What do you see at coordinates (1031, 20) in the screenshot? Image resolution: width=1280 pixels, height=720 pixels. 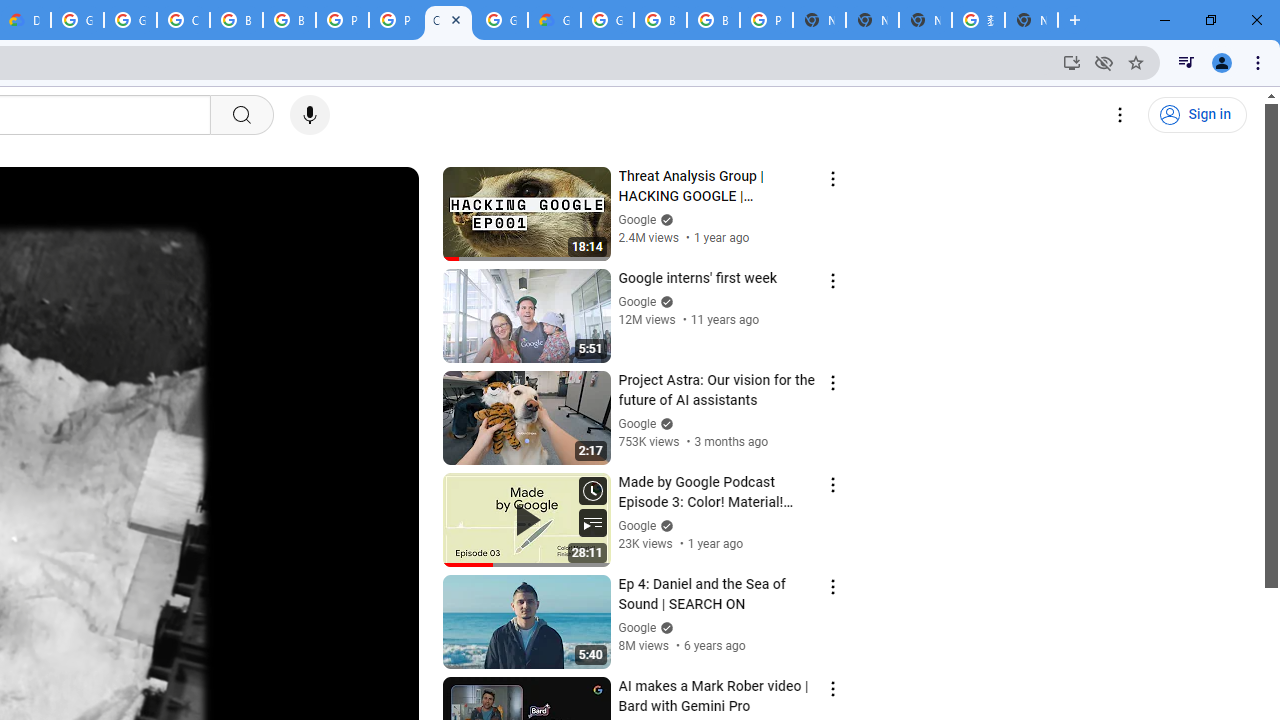 I see `'New Tab'` at bounding box center [1031, 20].